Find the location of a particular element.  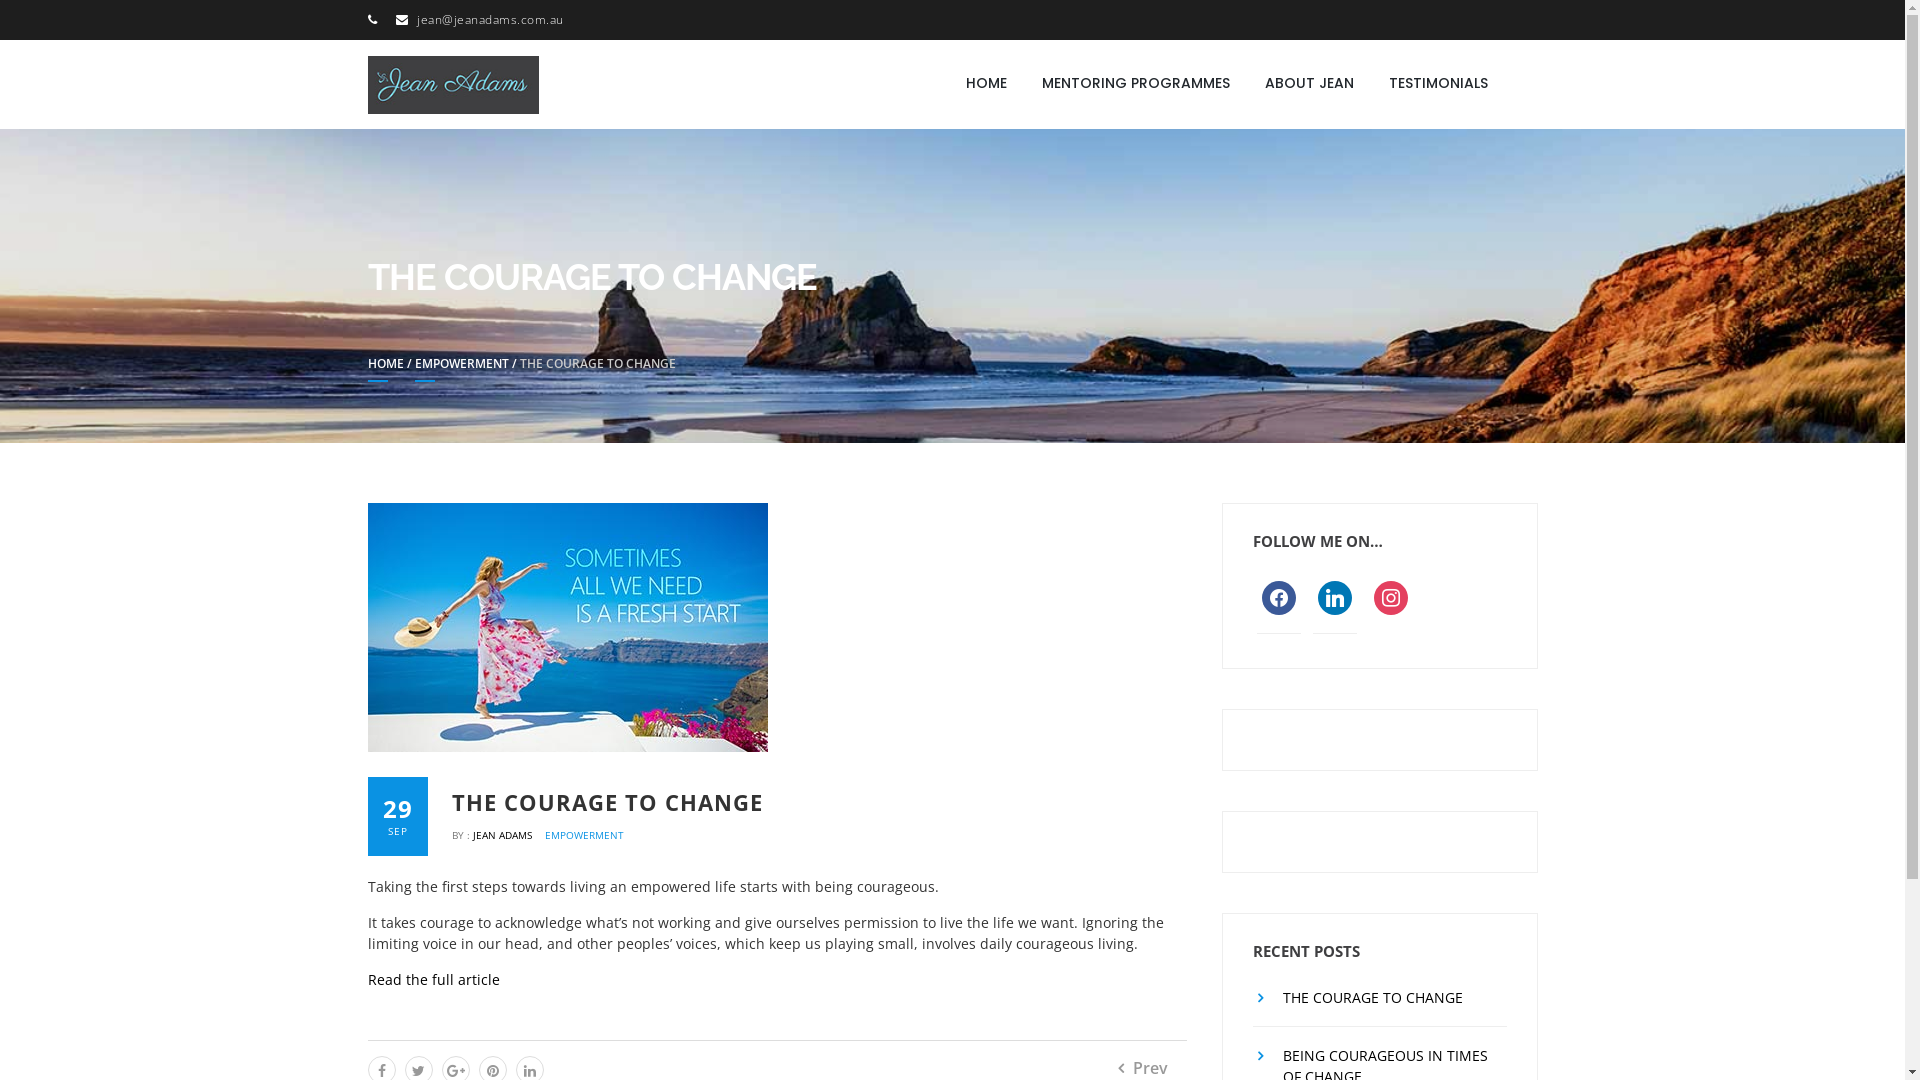

'HOME' is located at coordinates (385, 368).